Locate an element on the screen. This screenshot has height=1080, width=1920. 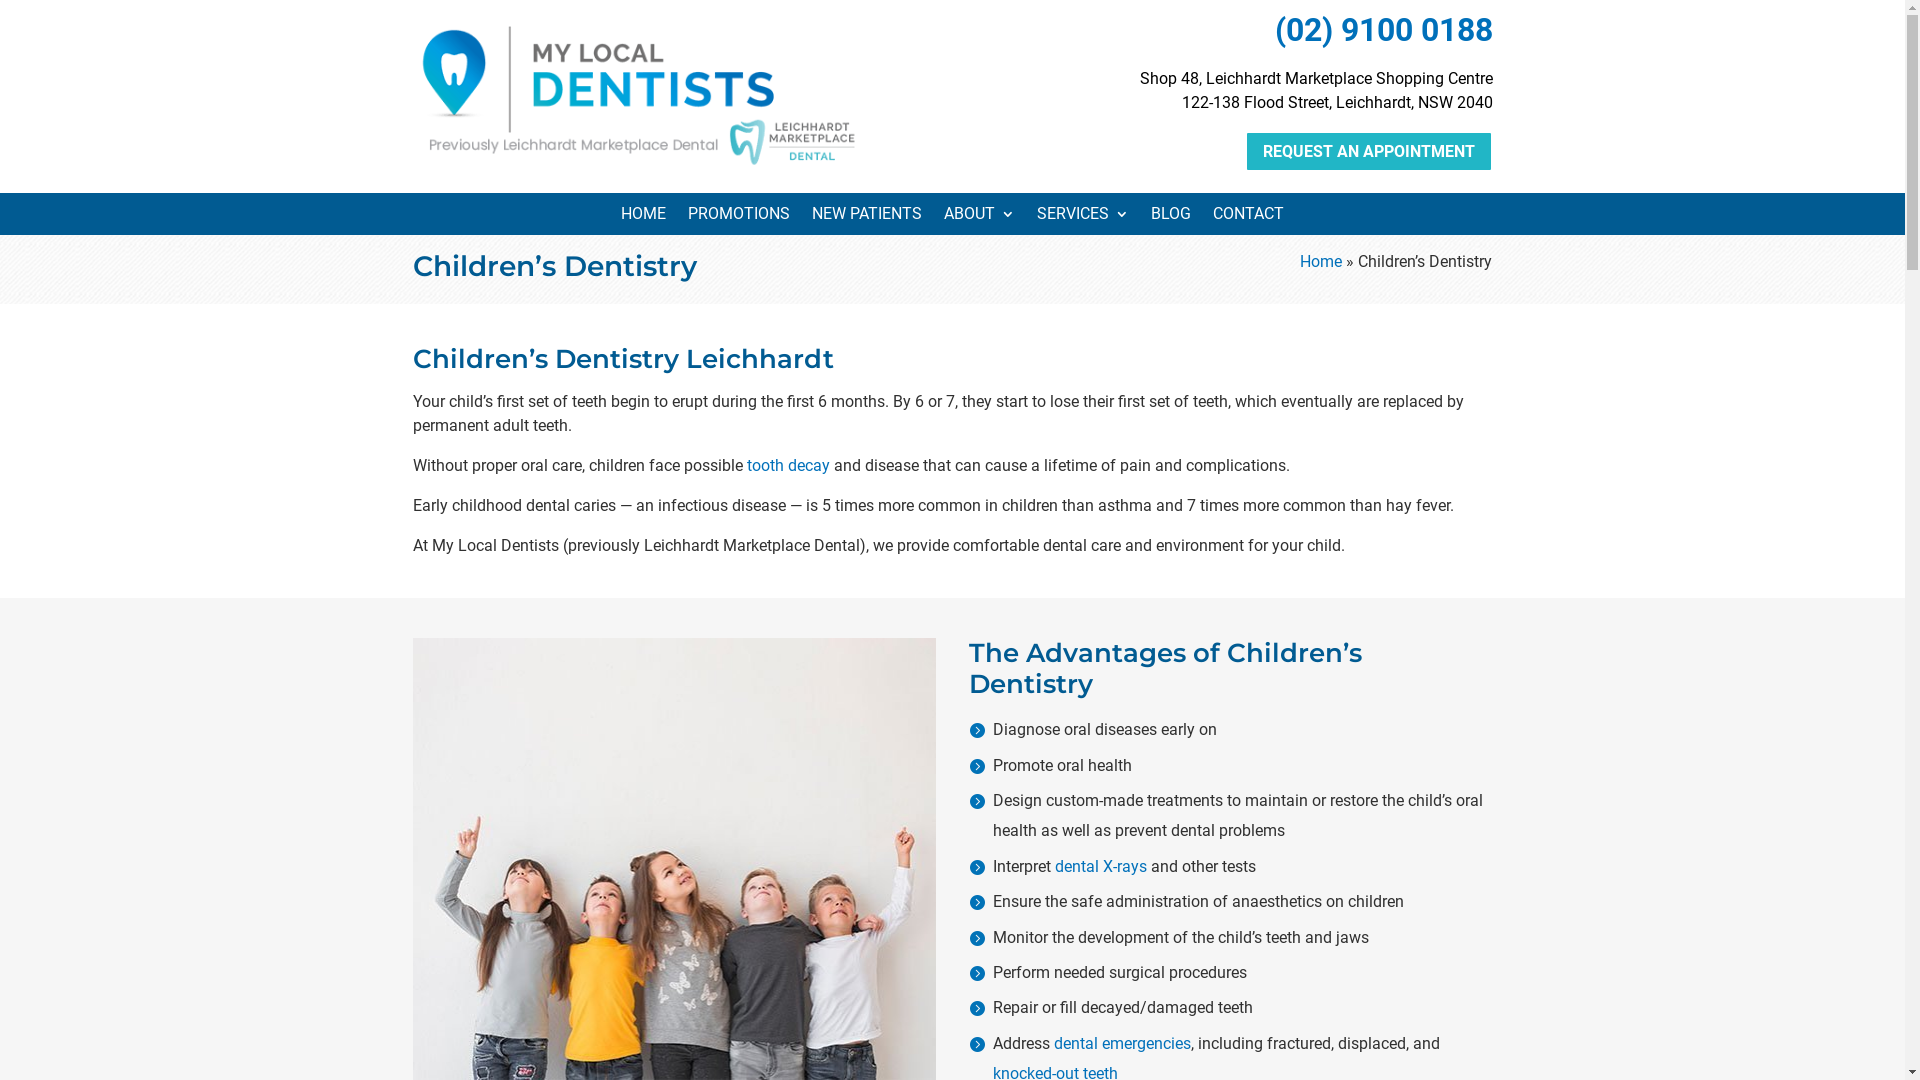
'REQUEST AN APPOINTMENT' is located at coordinates (1367, 150).